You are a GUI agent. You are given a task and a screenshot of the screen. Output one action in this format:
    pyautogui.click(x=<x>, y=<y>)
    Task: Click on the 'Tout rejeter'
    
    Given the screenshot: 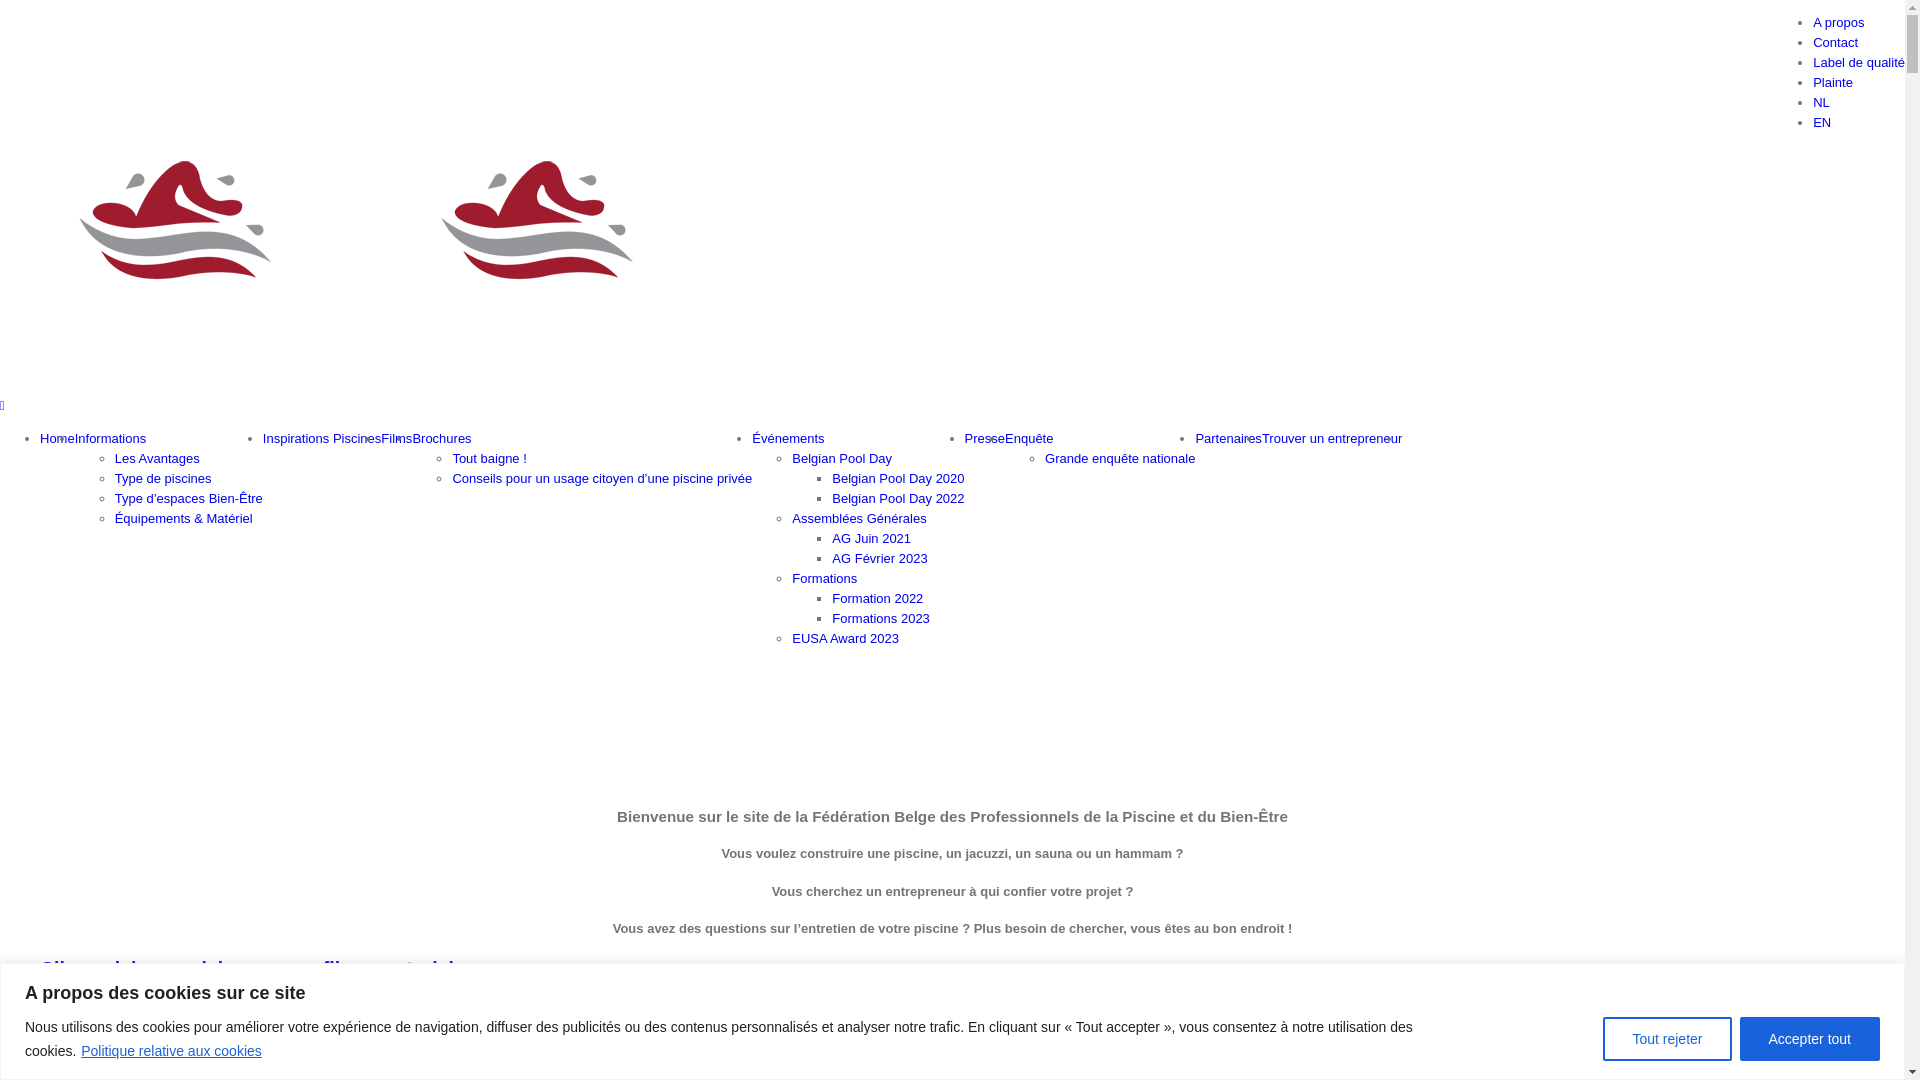 What is the action you would take?
    pyautogui.click(x=1666, y=1036)
    